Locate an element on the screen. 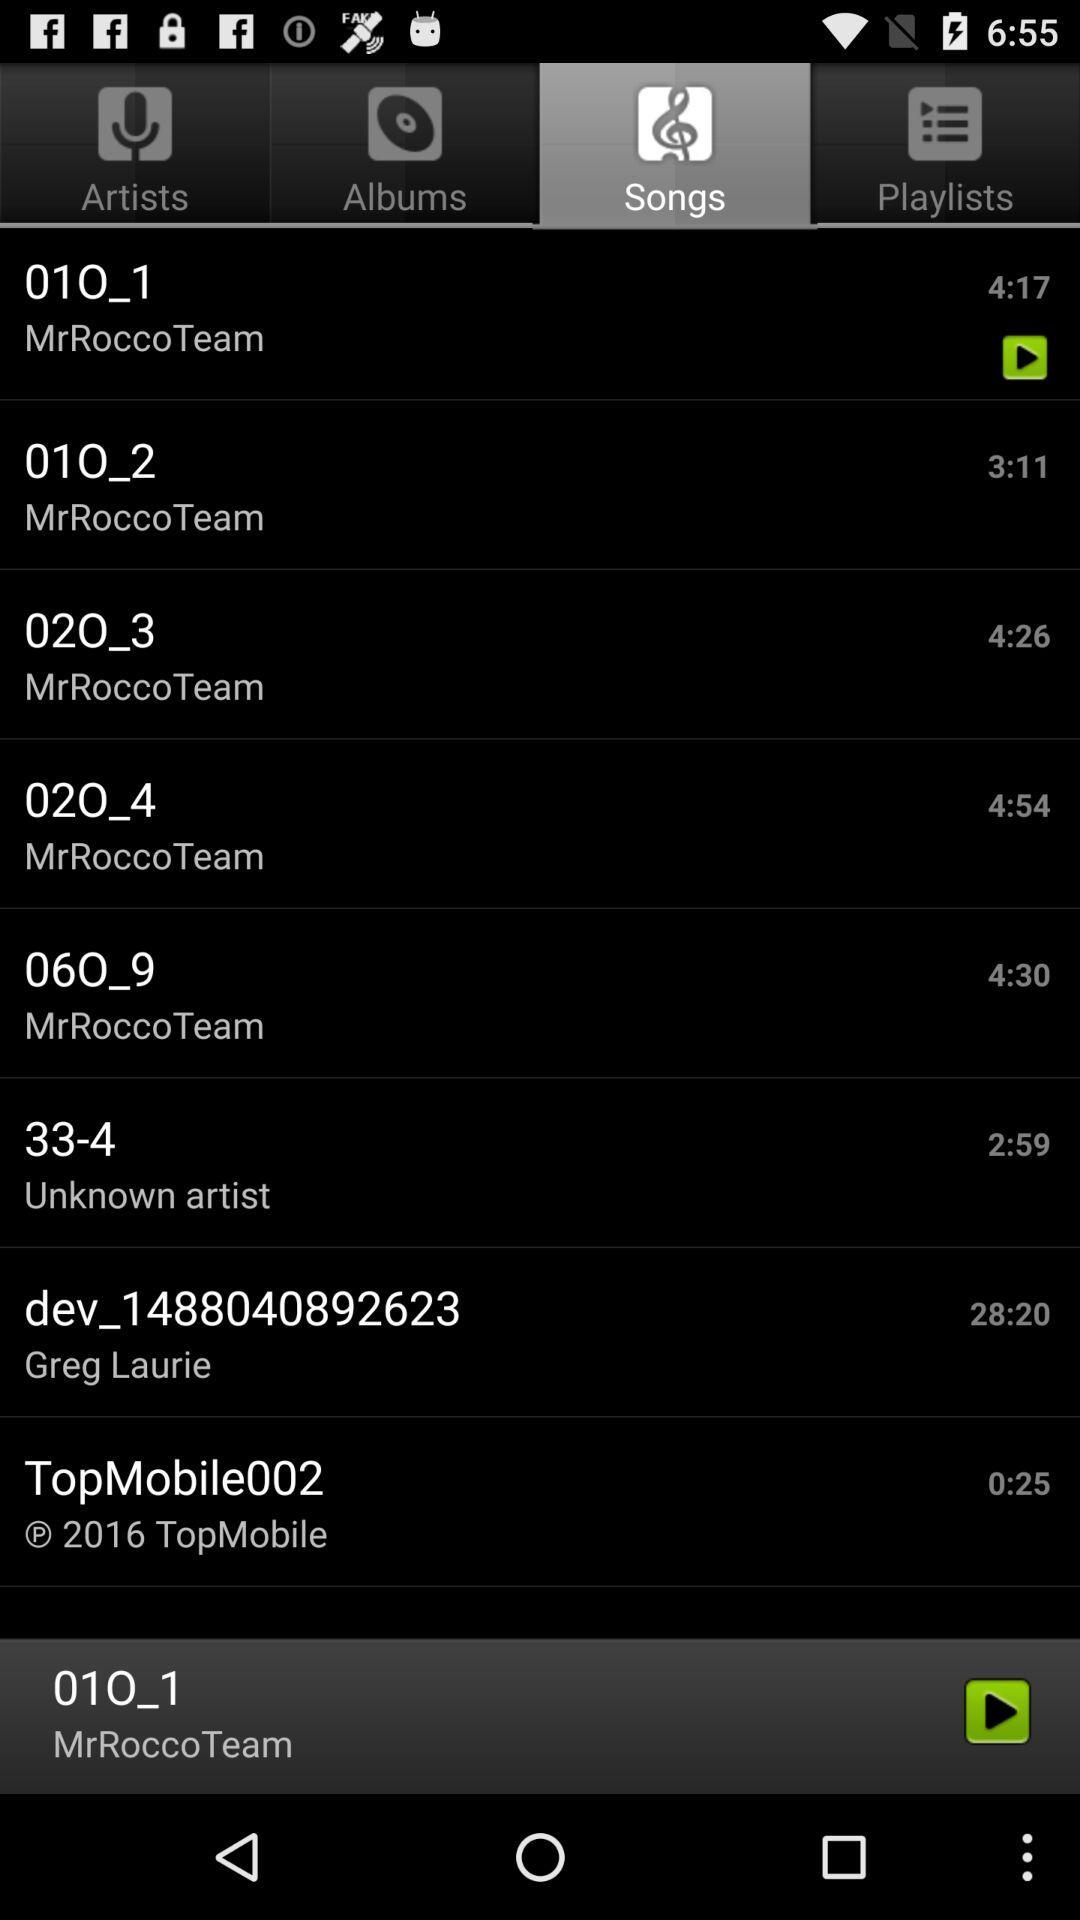  the songs is located at coordinates (675, 146).